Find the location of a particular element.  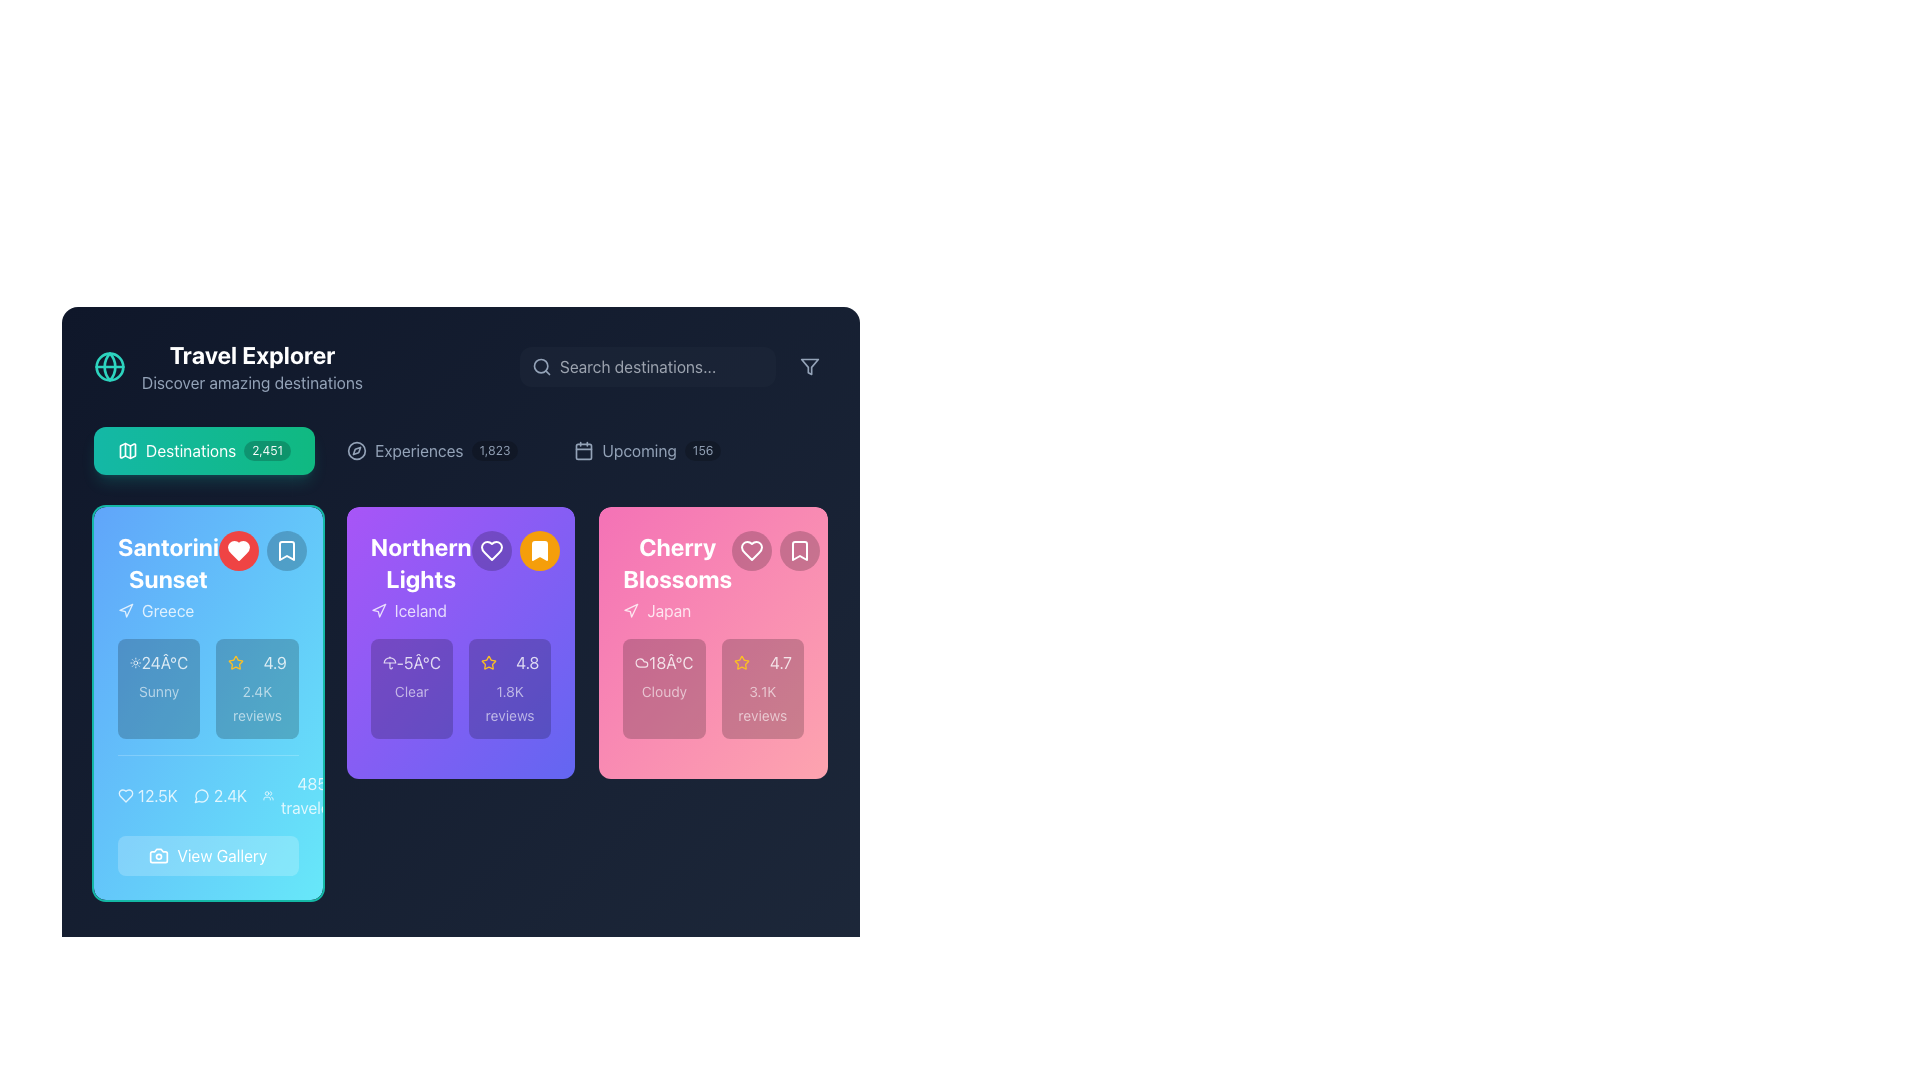

the filter icon represented by a funnel shape located at the top-right corner of the user interface is located at coordinates (810, 366).